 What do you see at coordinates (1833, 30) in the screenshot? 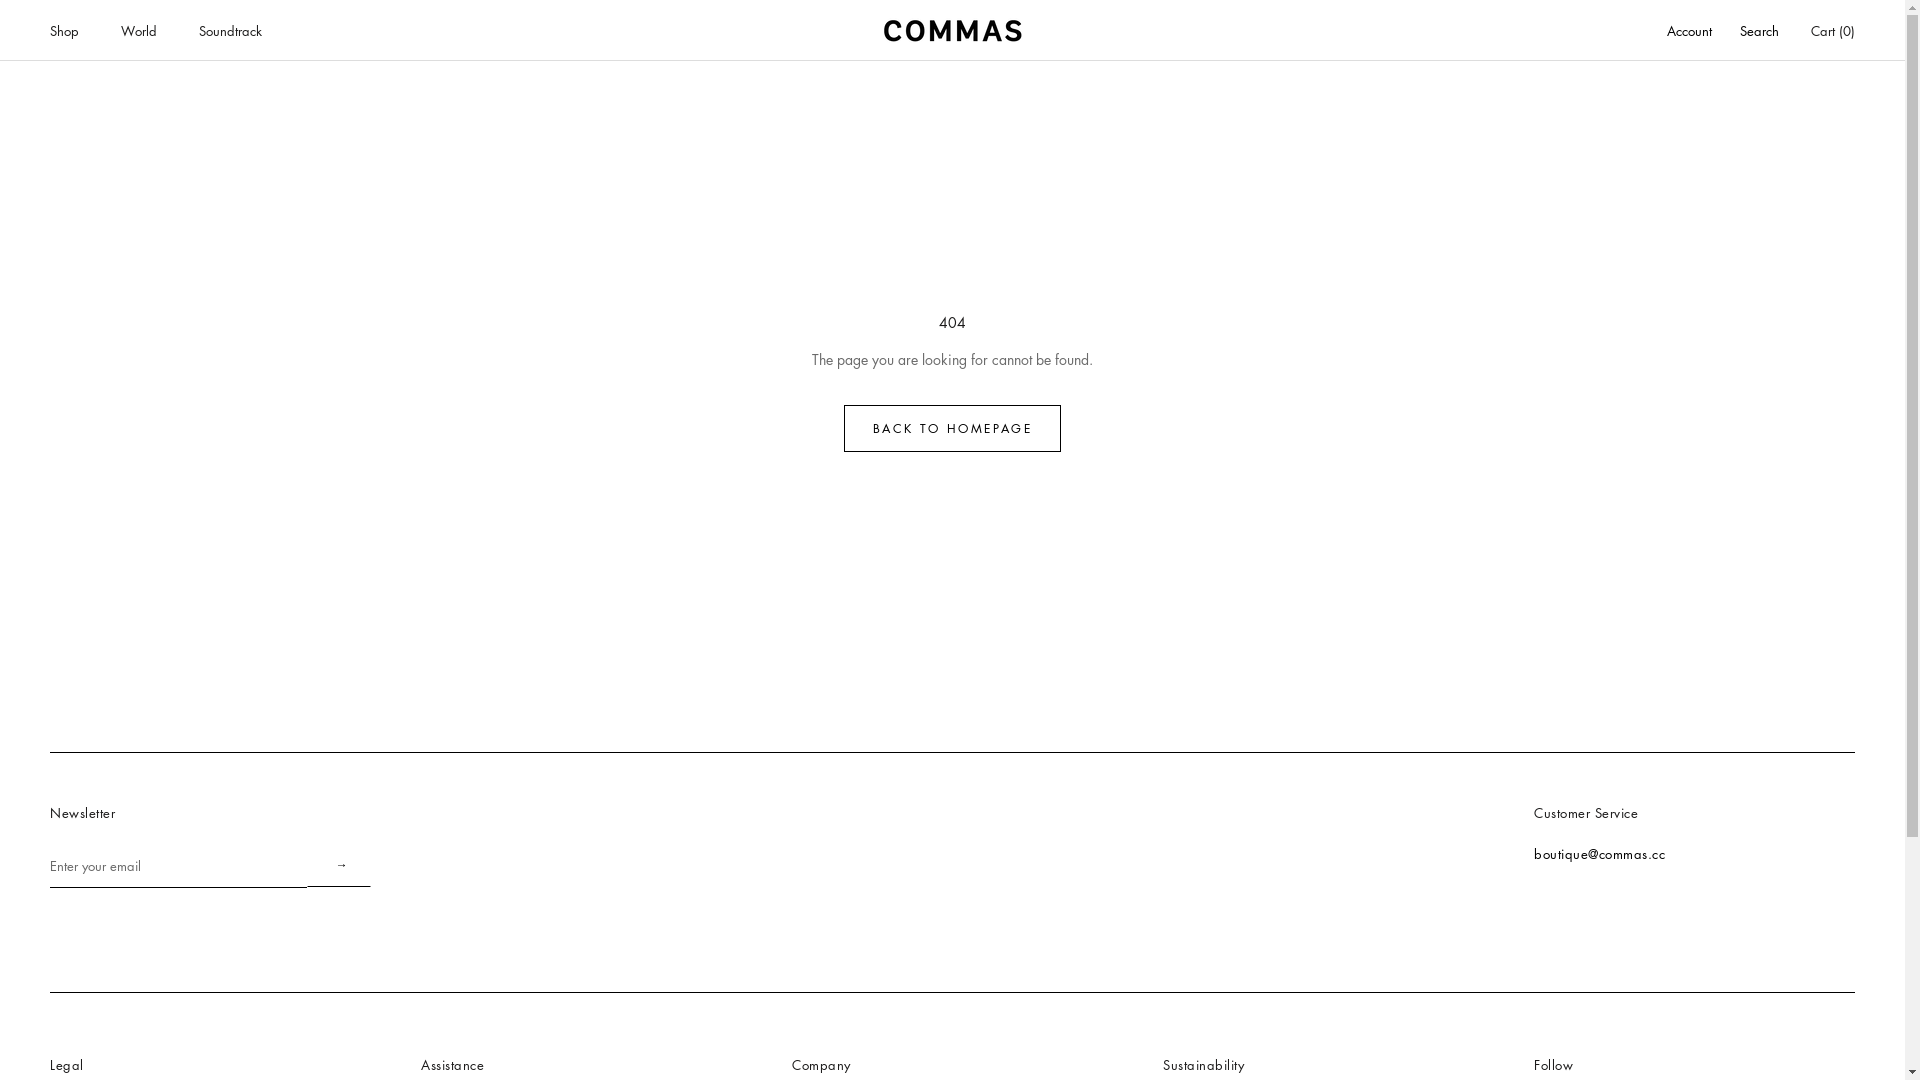
I see `'Cart (0)'` at bounding box center [1833, 30].